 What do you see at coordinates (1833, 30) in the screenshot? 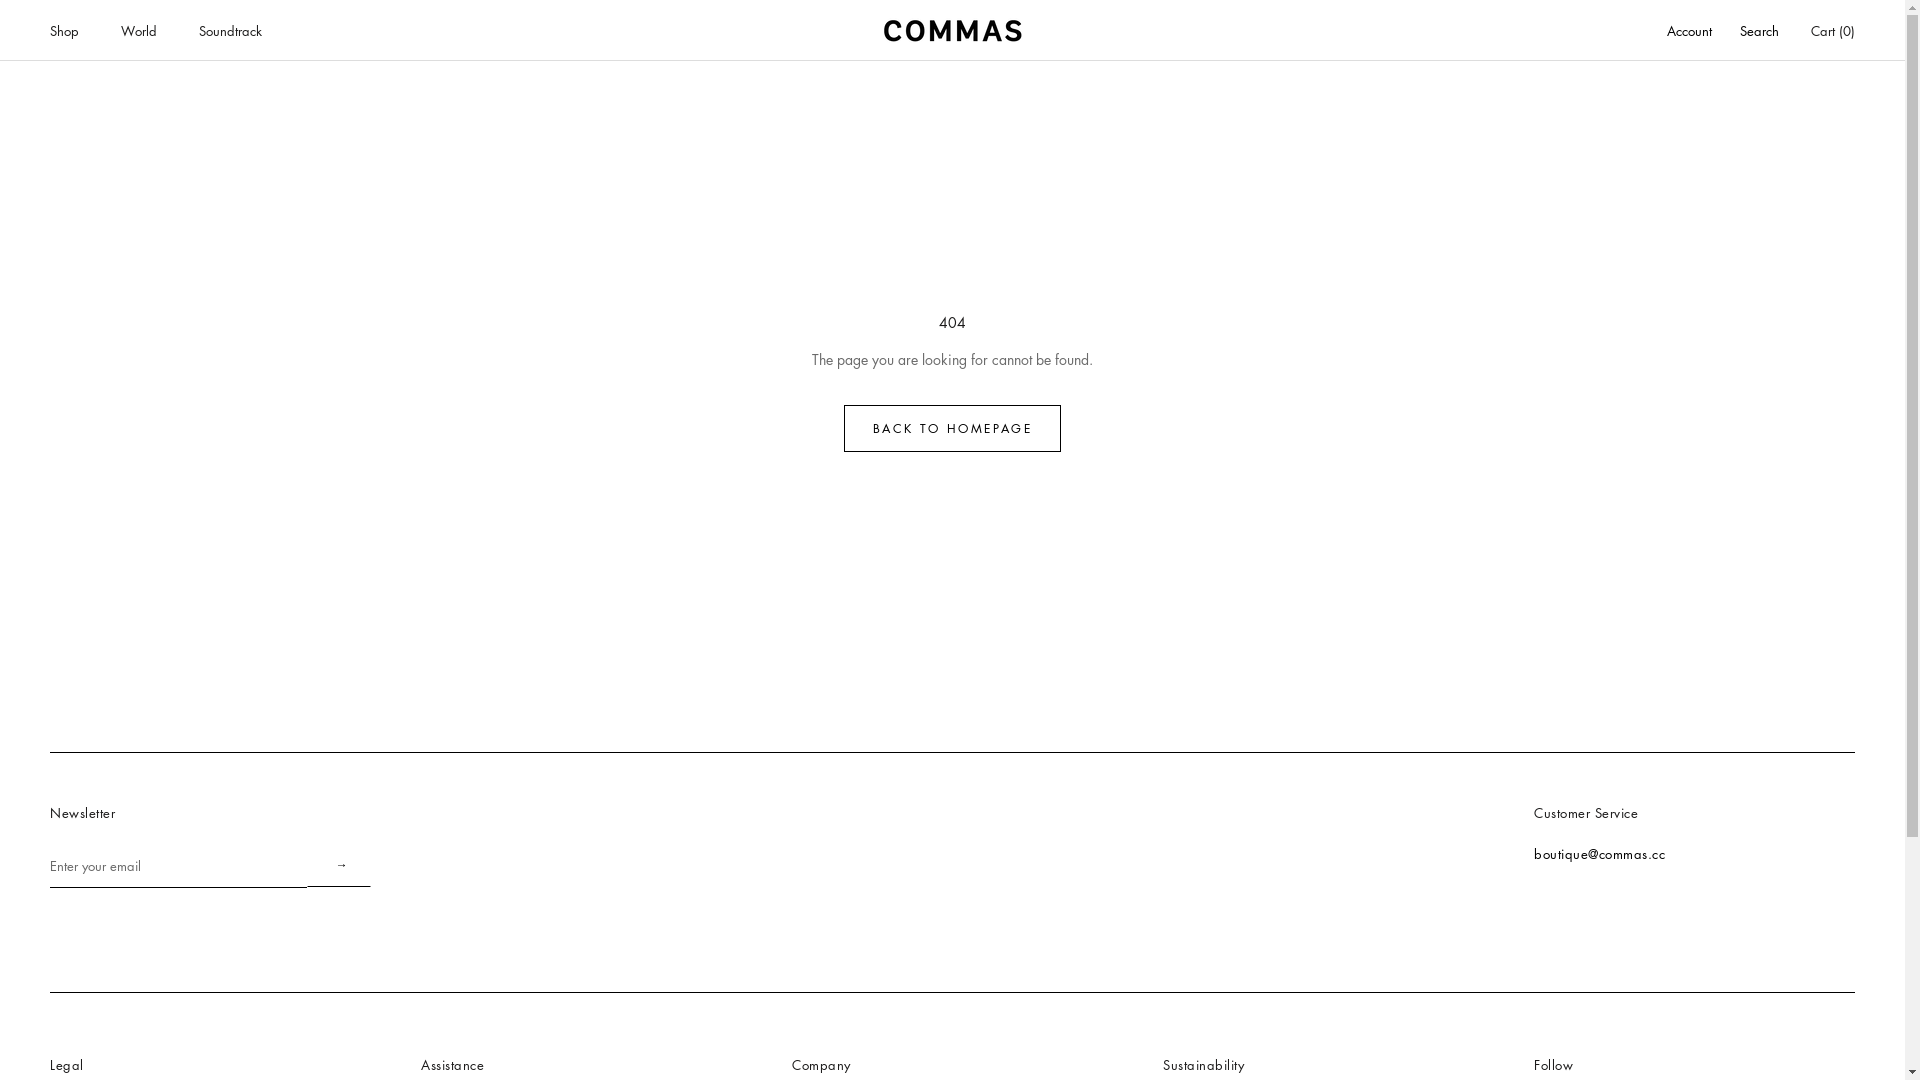
I see `'Cart (0)'` at bounding box center [1833, 30].